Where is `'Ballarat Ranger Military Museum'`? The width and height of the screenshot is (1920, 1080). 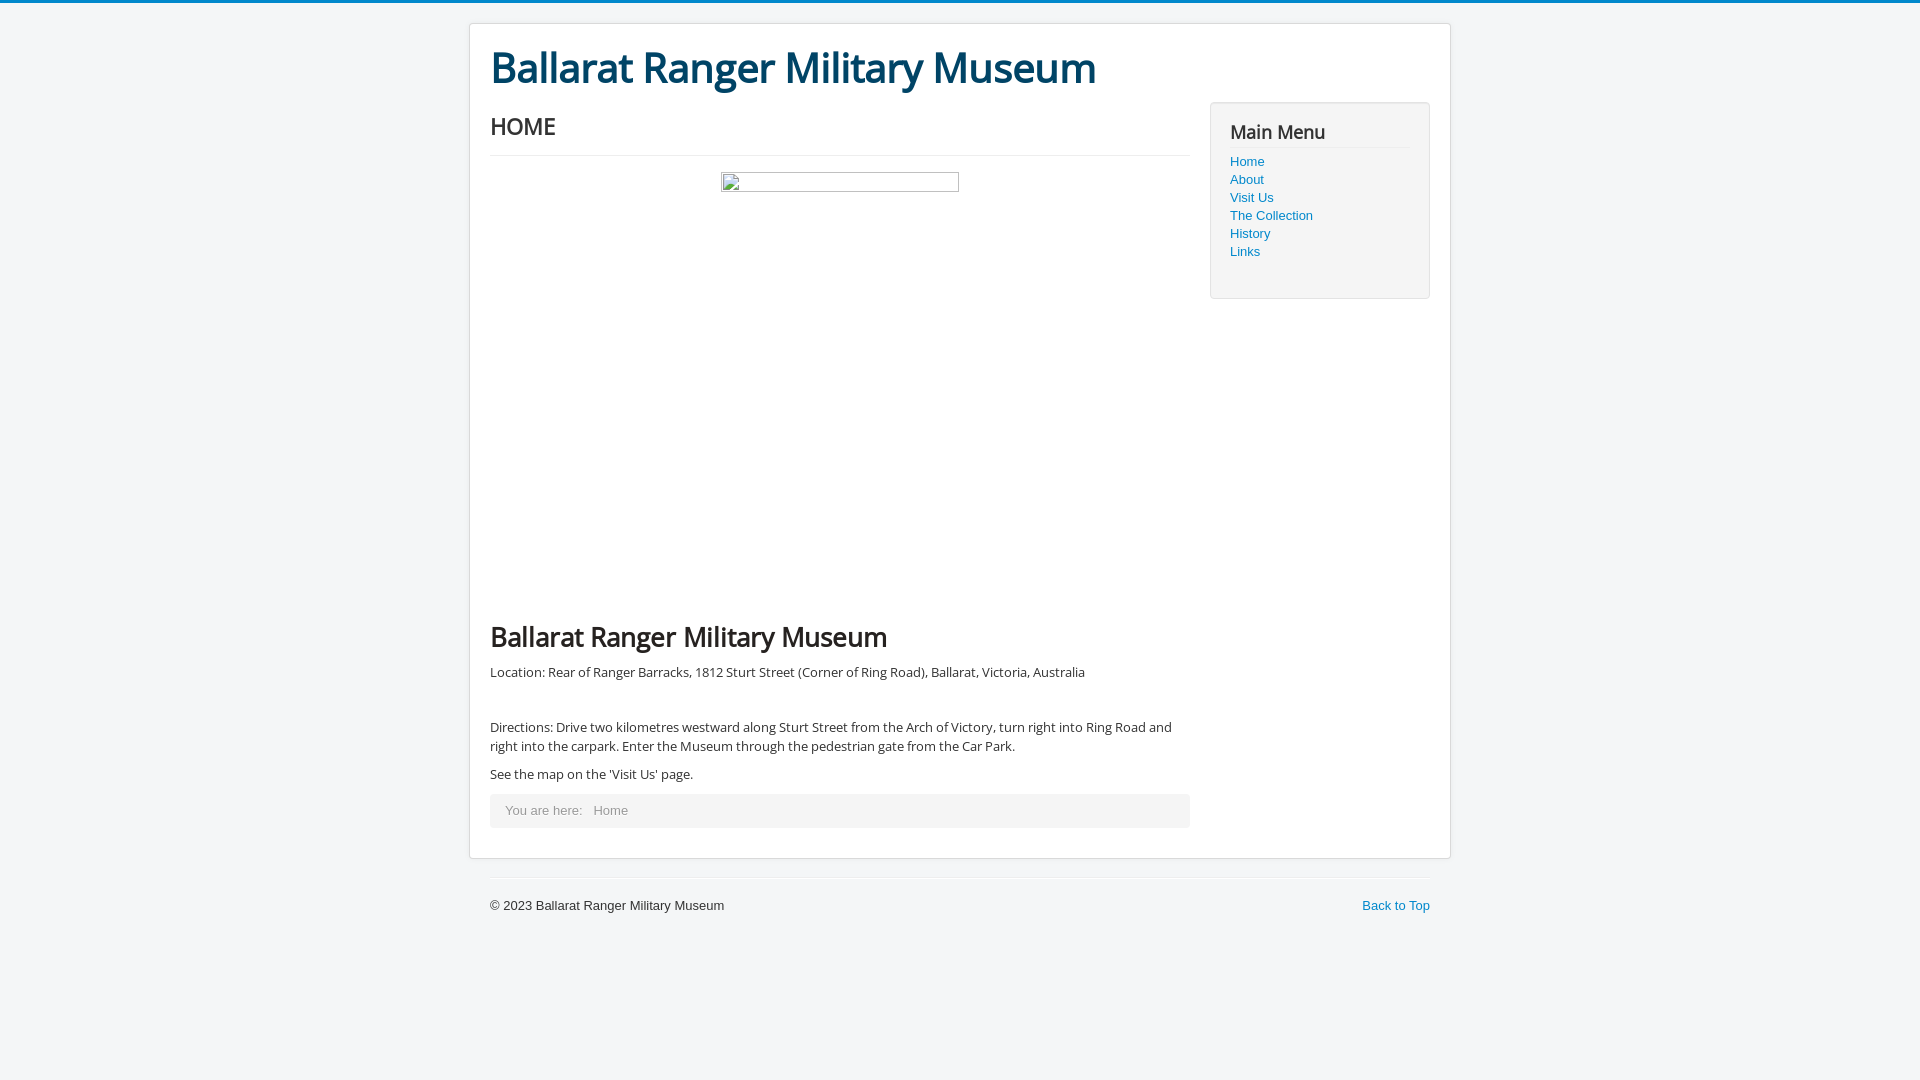 'Ballarat Ranger Military Museum' is located at coordinates (489, 67).